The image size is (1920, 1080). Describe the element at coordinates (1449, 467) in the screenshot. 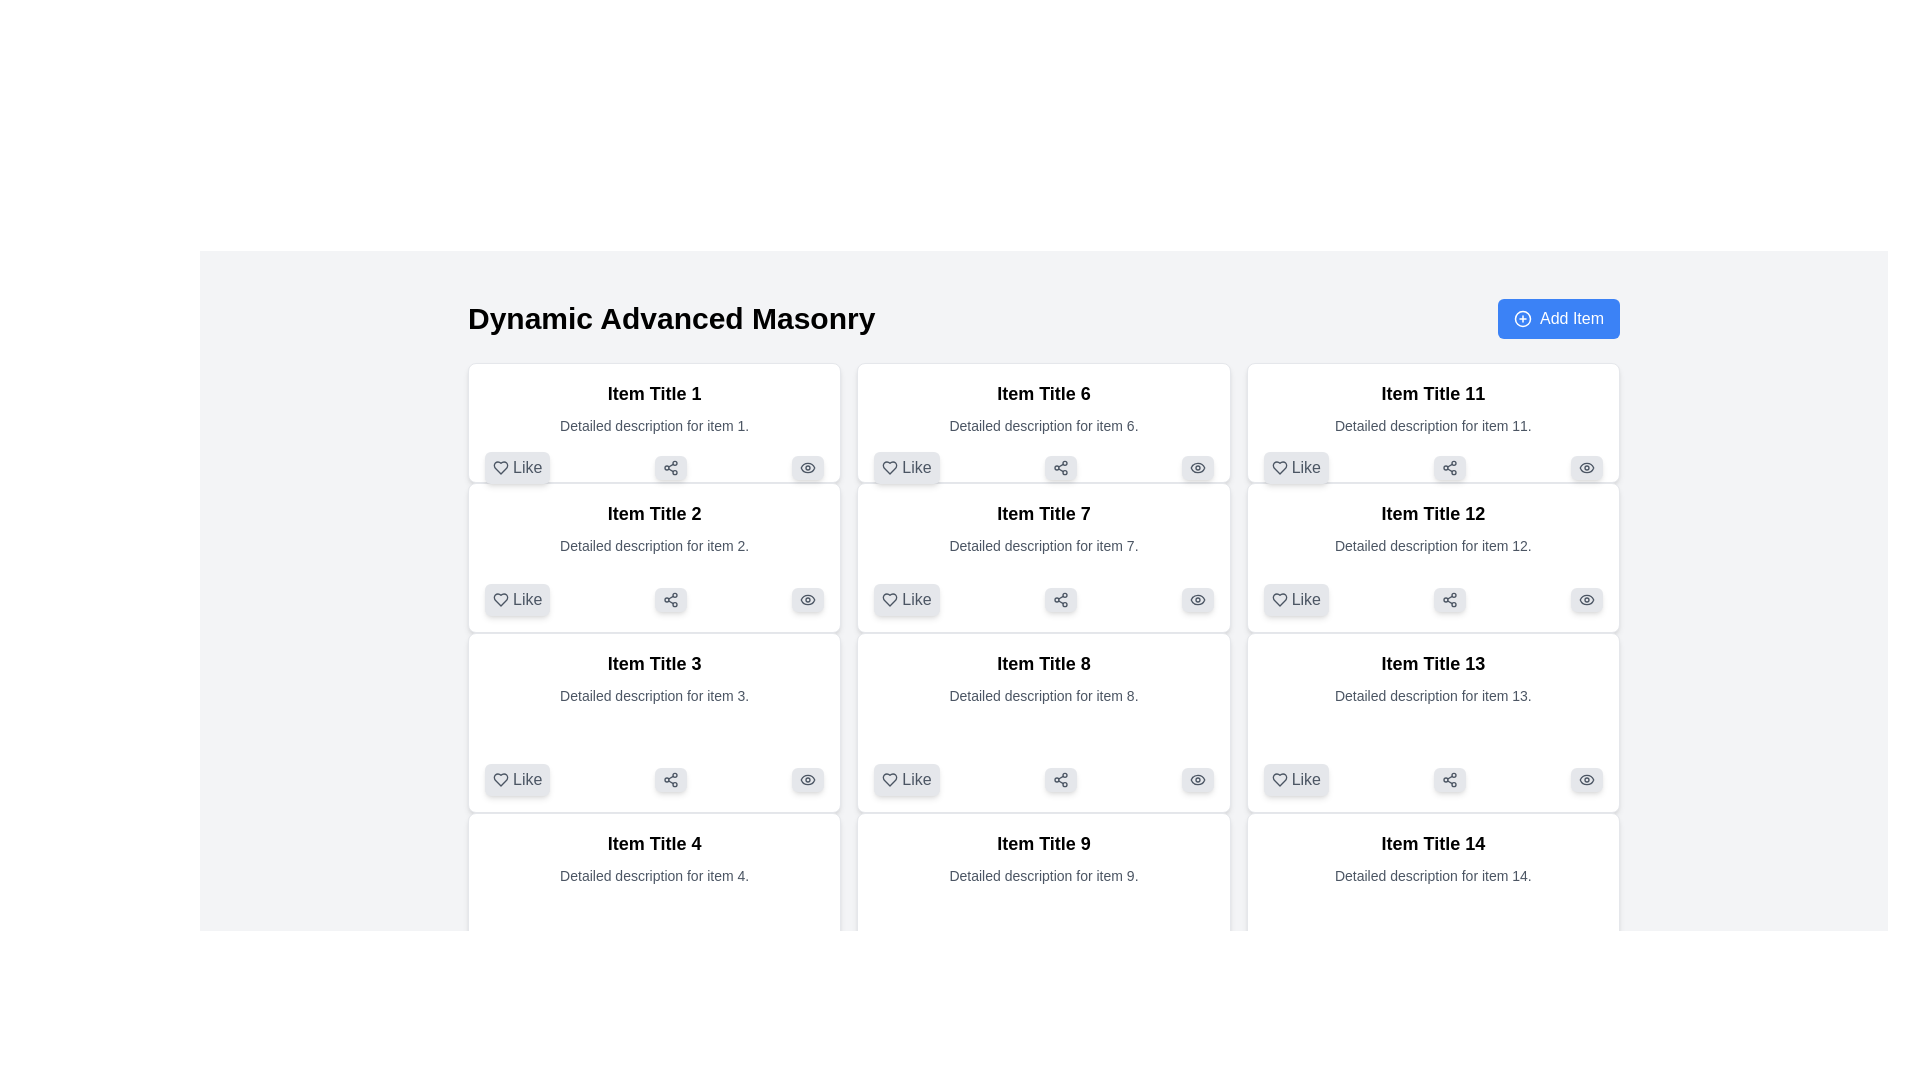

I see `the share icon button, which consists of three interconnected circles, located in the horizontal control toolbar beneath the card labeled 'Item Title 11'` at that location.